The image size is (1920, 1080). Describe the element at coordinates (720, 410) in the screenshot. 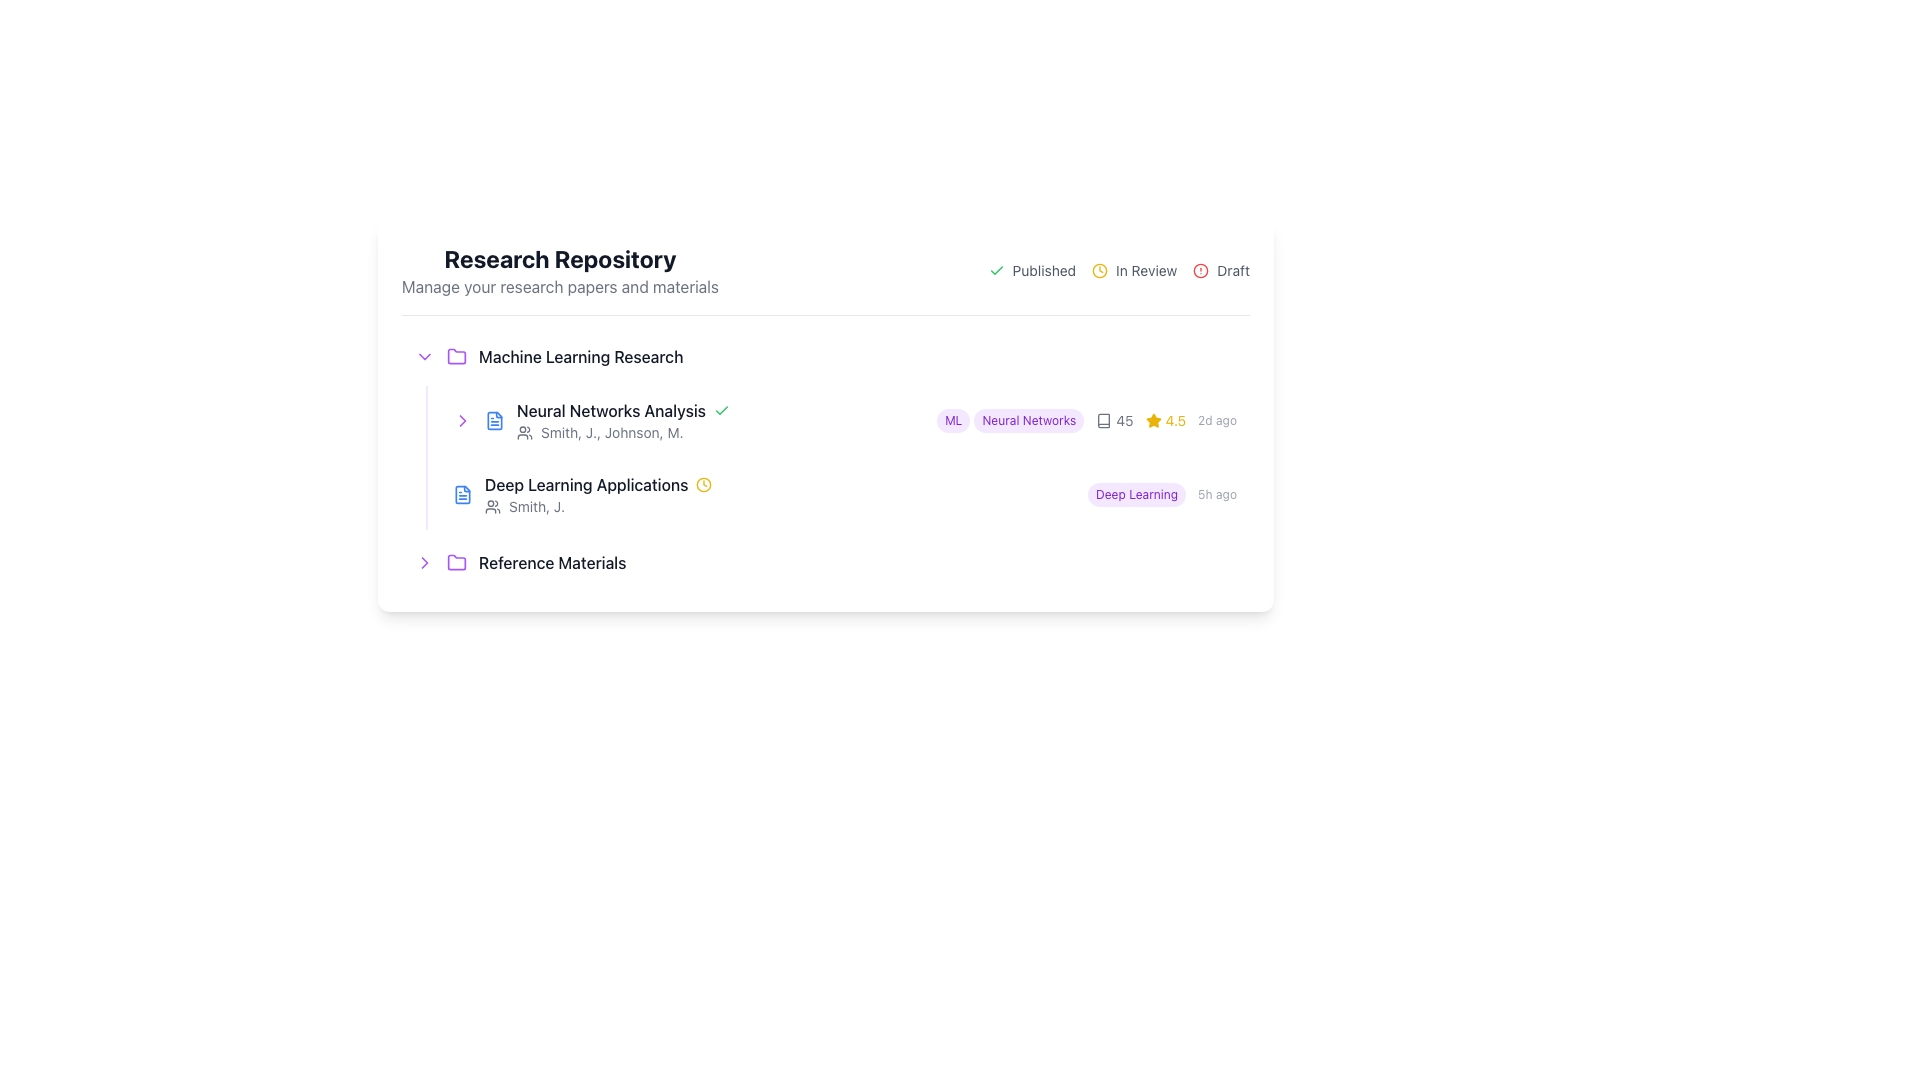

I see `the status indicator icon located to the right of the text 'Neural Networks Analysis' in the 'Machine Learning Research' section` at that location.